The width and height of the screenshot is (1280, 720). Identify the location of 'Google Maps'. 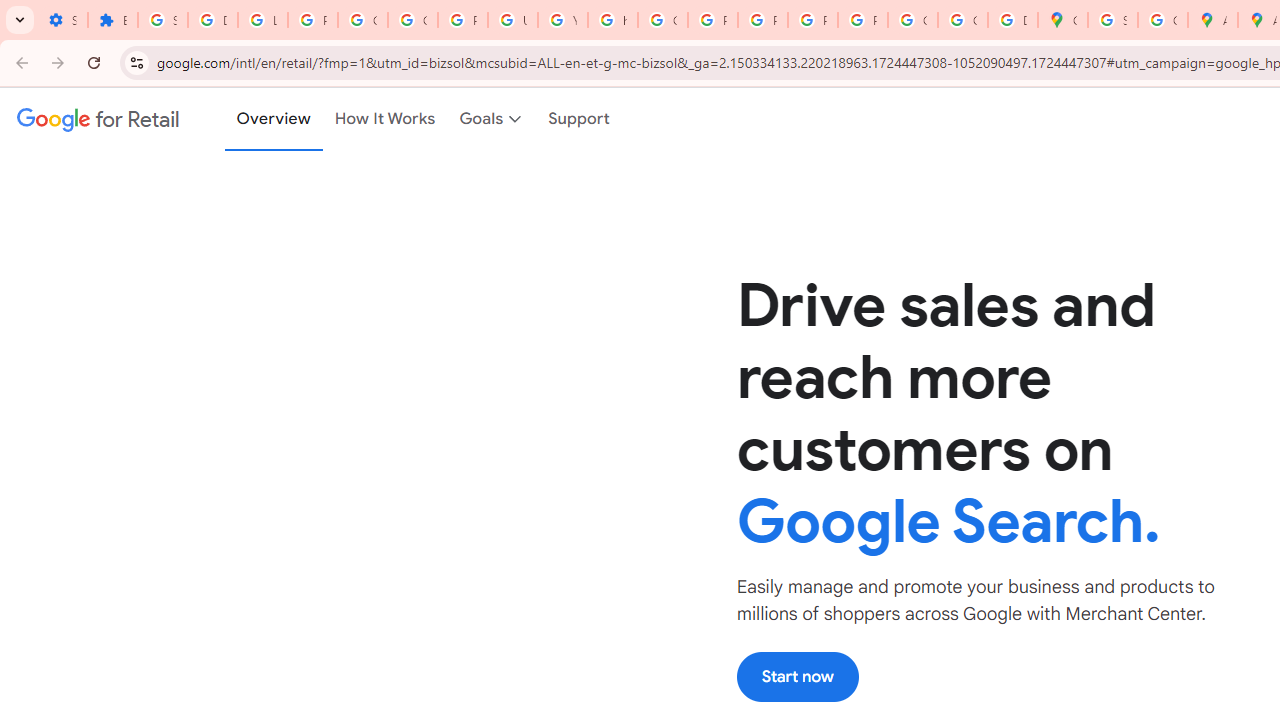
(1062, 20).